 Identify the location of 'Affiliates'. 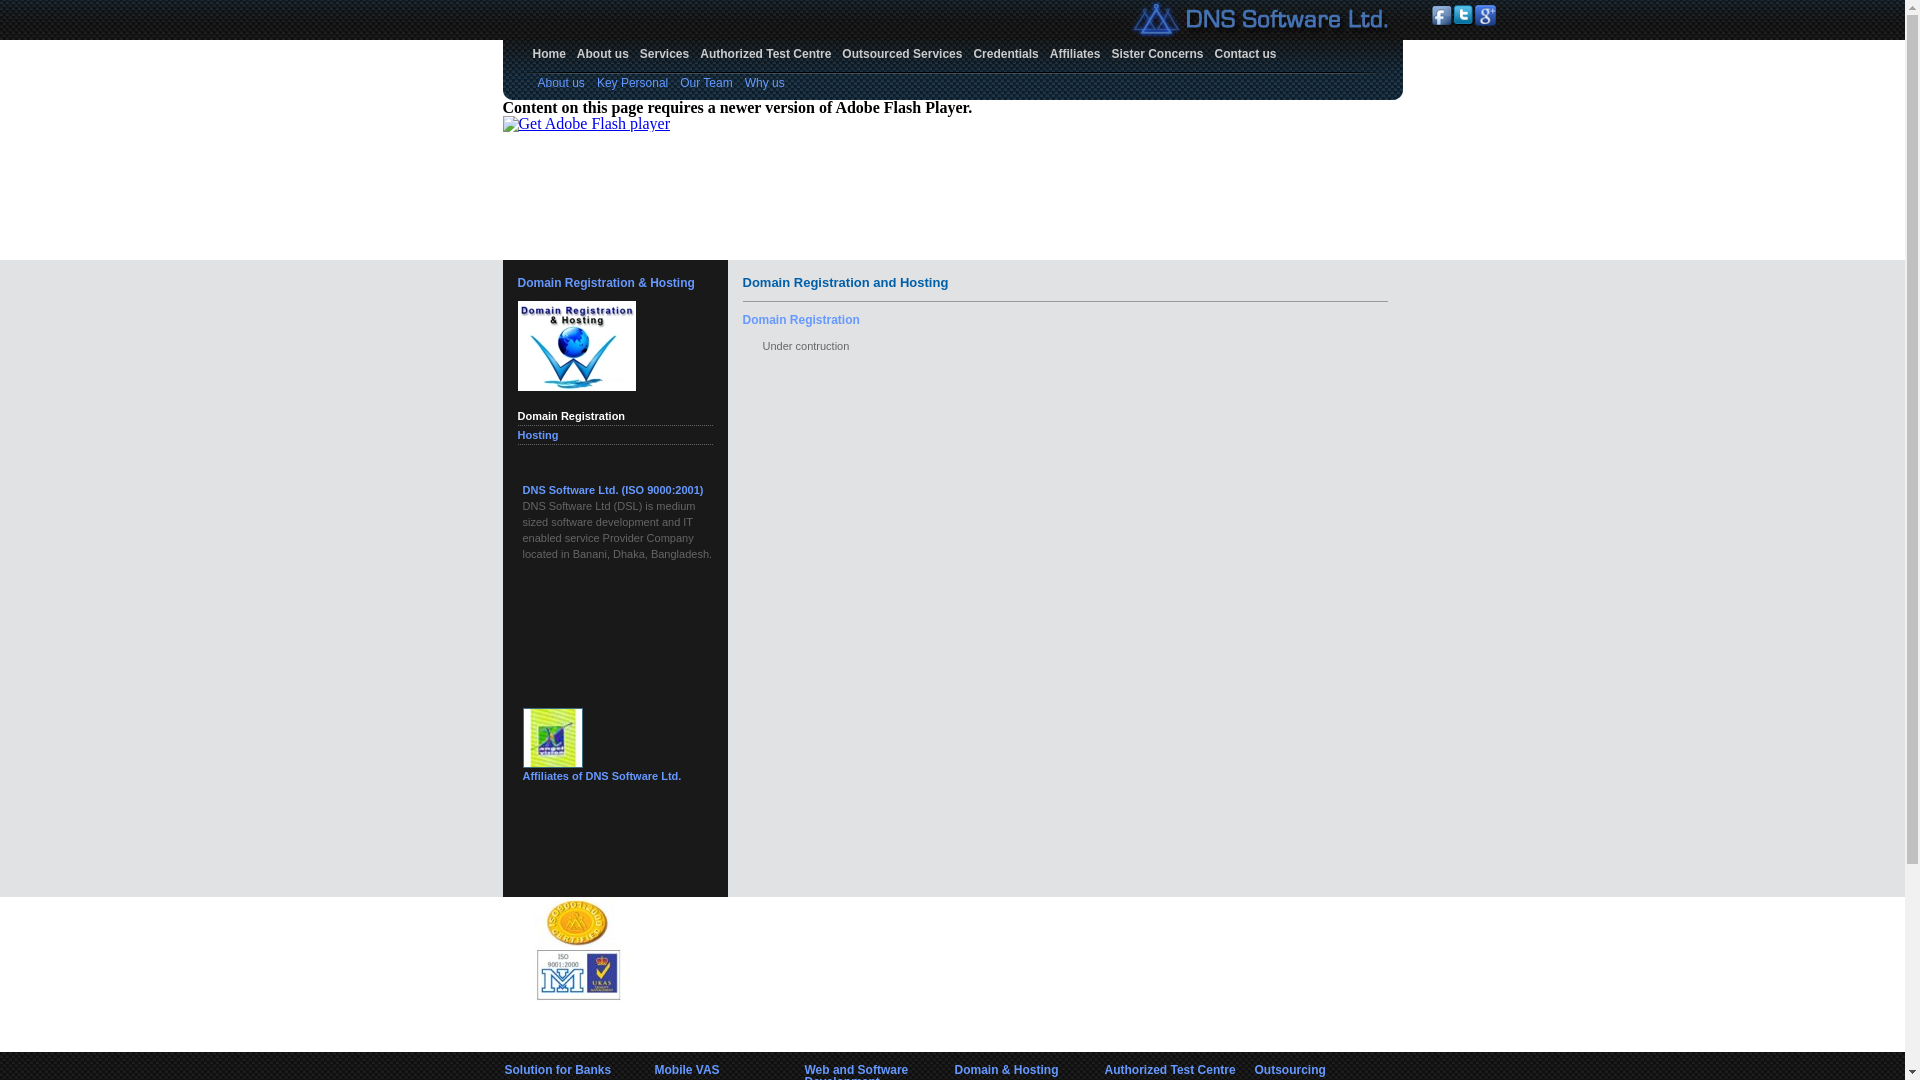
(1074, 53).